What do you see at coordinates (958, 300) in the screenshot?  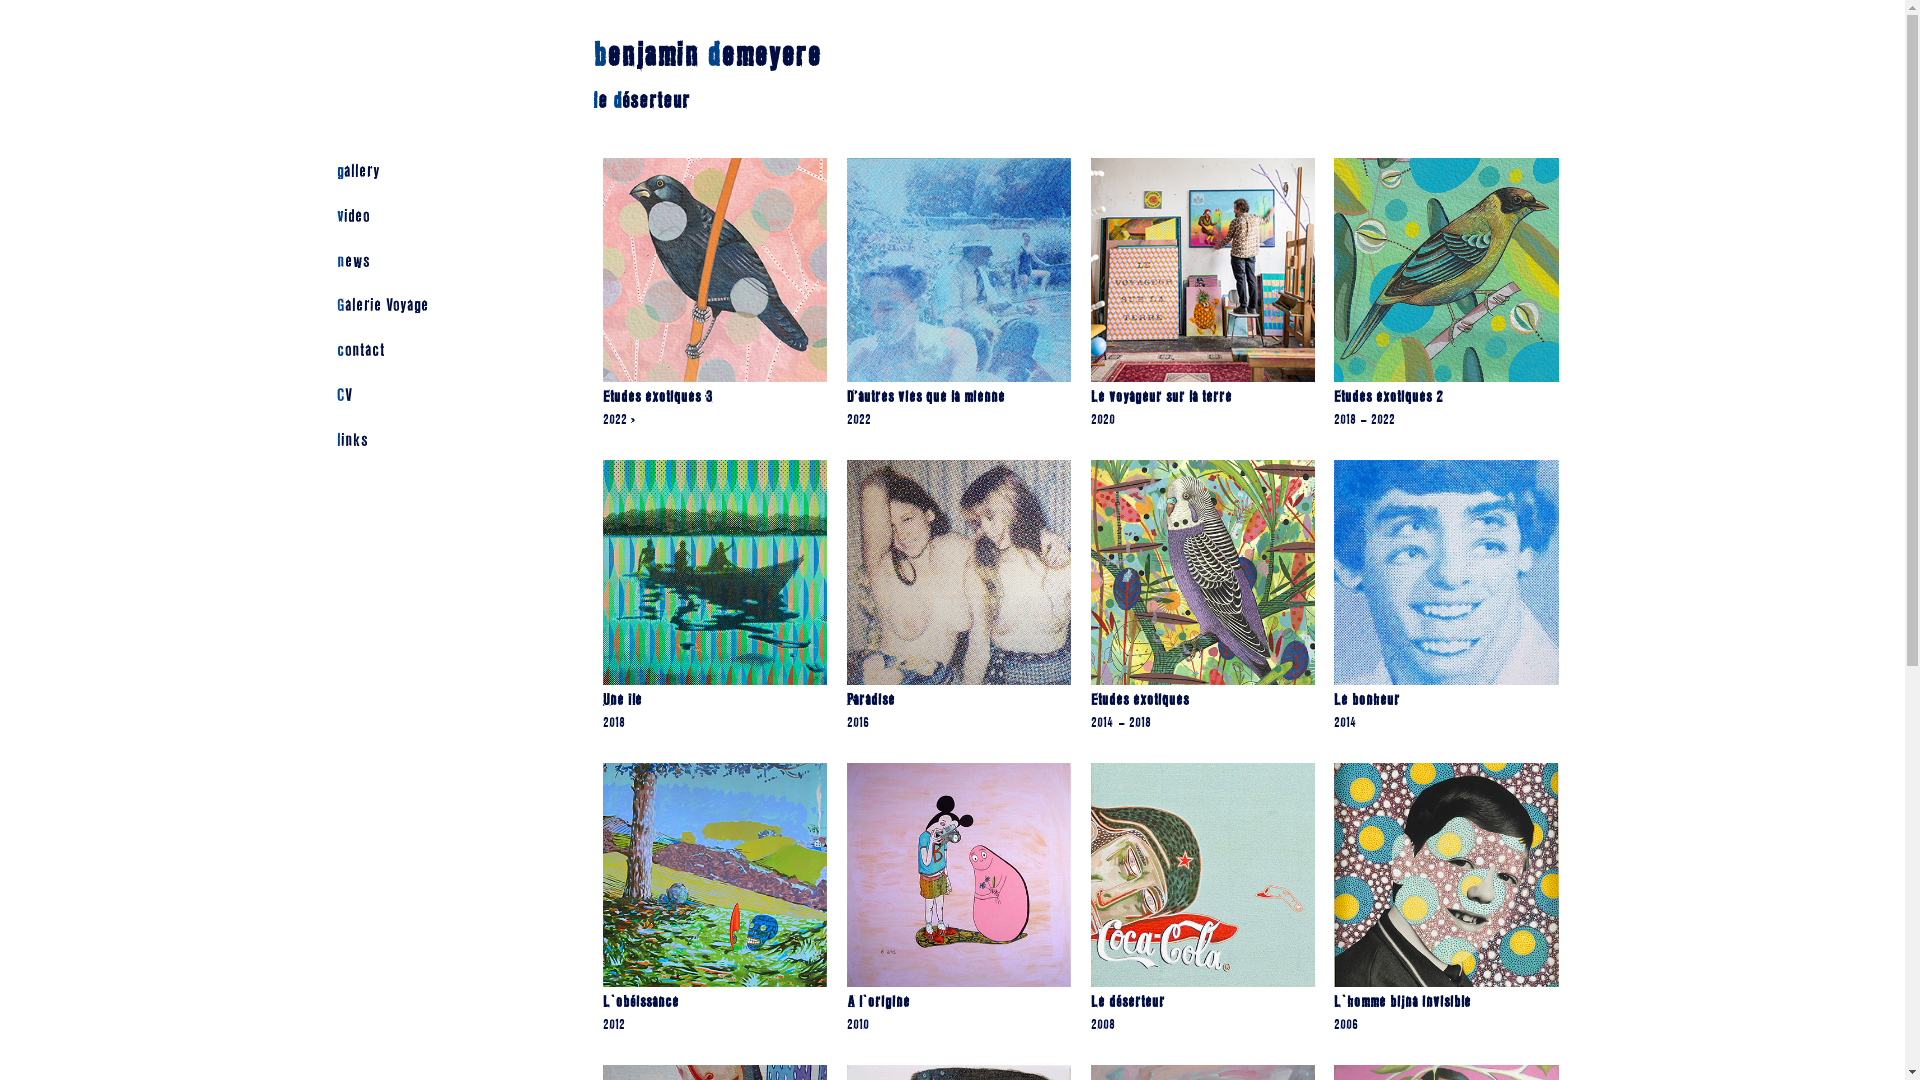 I see `'D'autres vies que la mienne` at bounding box center [958, 300].